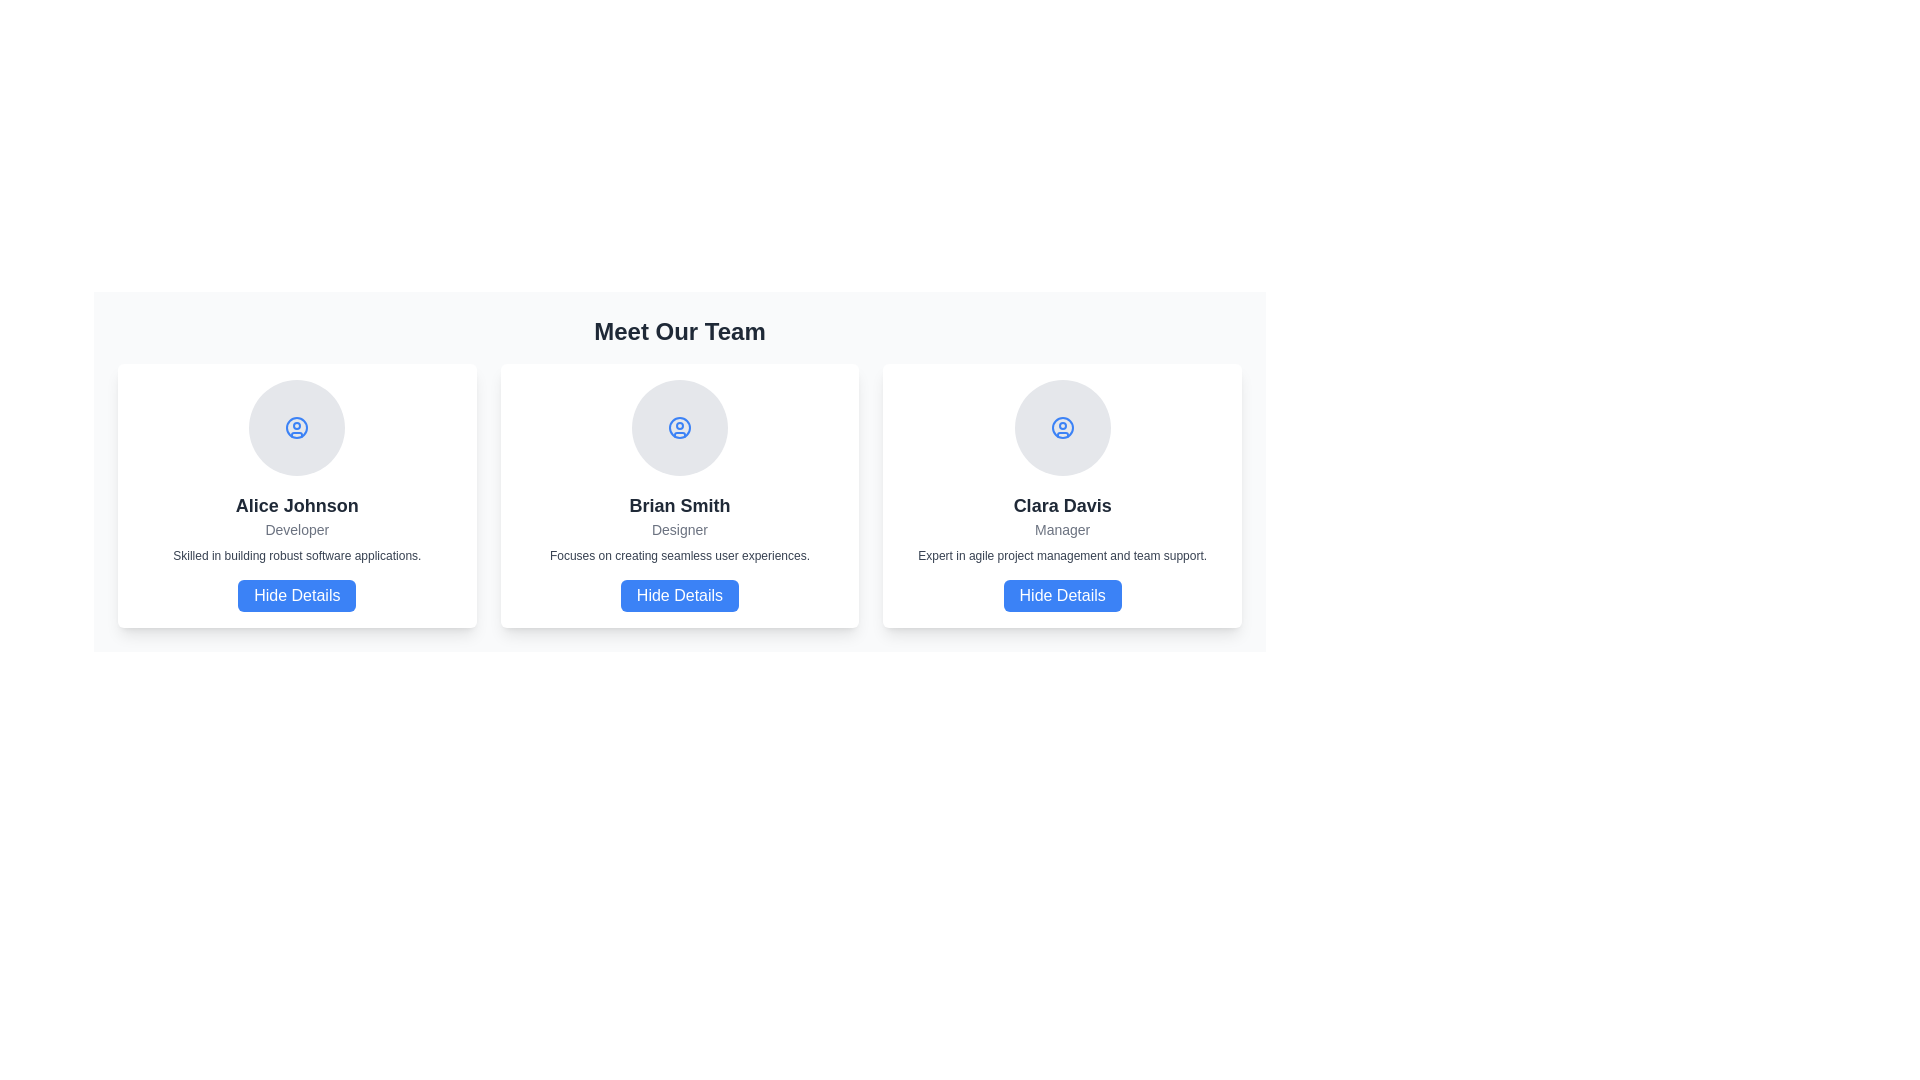 This screenshot has width=1920, height=1080. I want to click on the 'Hide Details' button with a blue background and white text located at the bottom center of Clara Davis's profile card, so click(1061, 595).